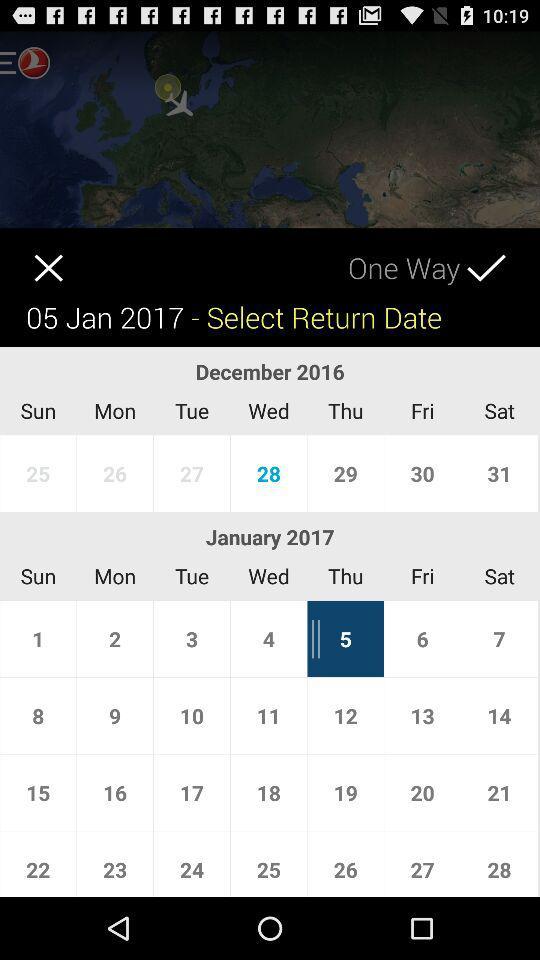 The height and width of the screenshot is (960, 540). What do you see at coordinates (30, 253) in the screenshot?
I see `calendar` at bounding box center [30, 253].